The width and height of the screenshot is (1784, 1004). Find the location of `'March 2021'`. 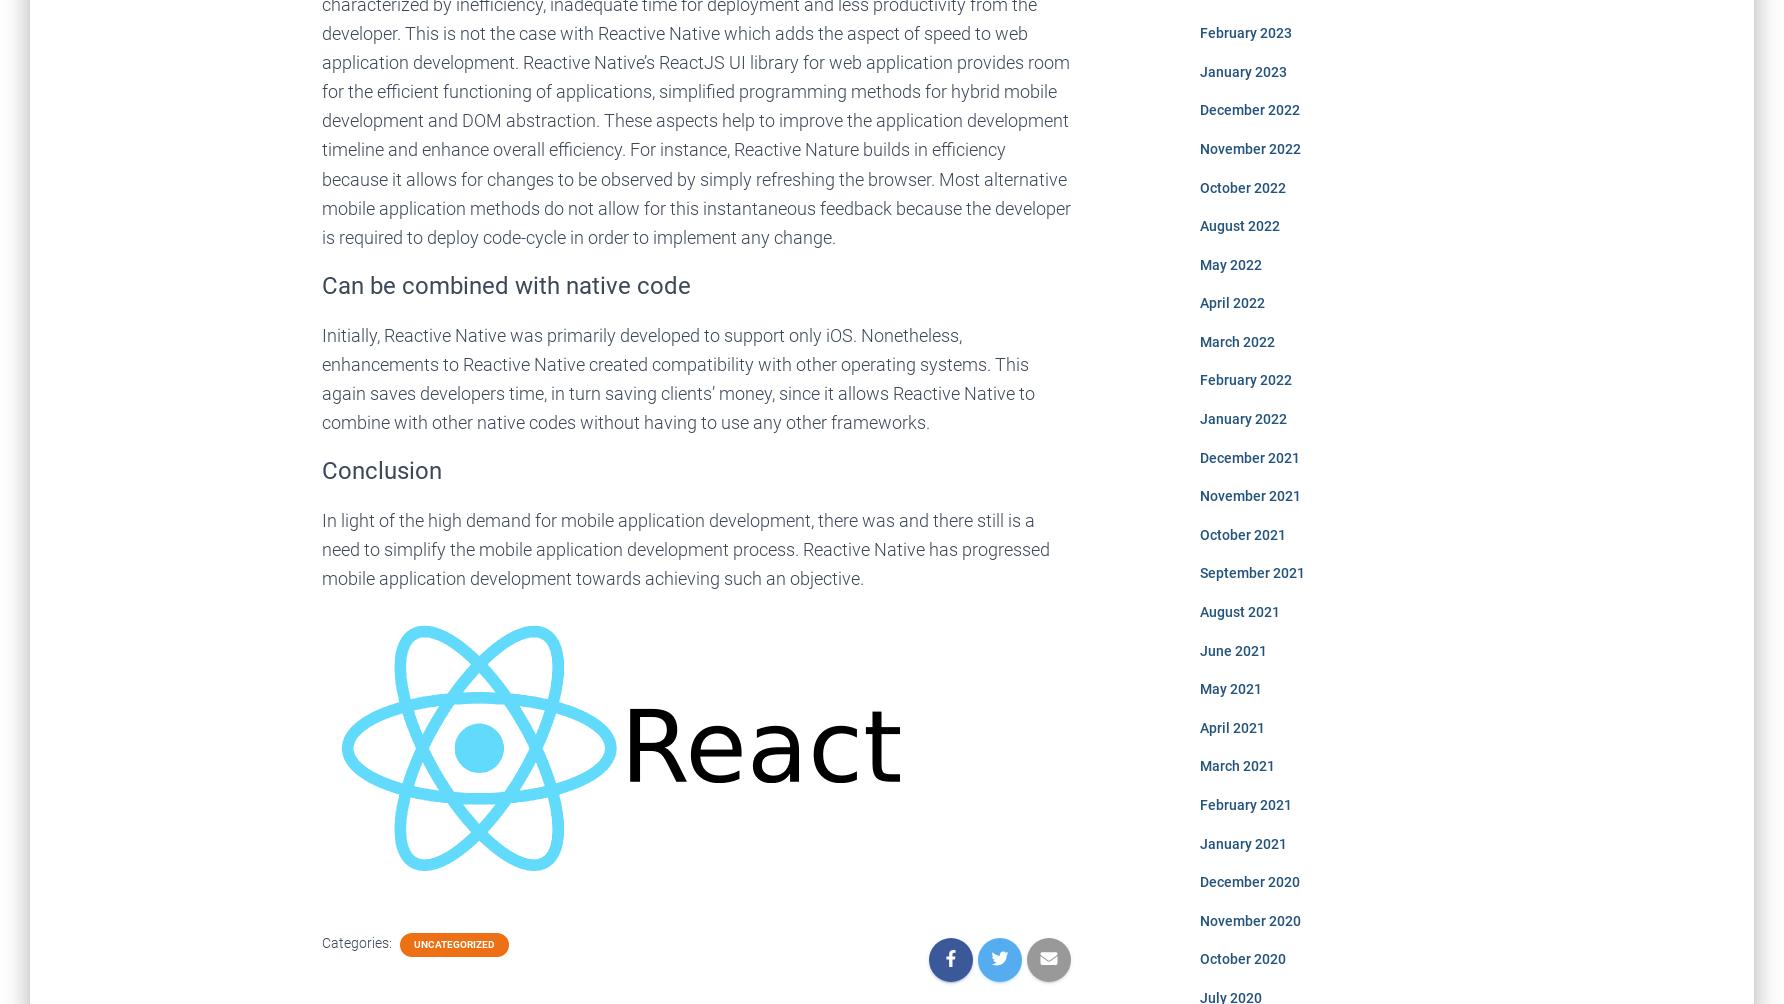

'March 2021' is located at coordinates (1235, 765).